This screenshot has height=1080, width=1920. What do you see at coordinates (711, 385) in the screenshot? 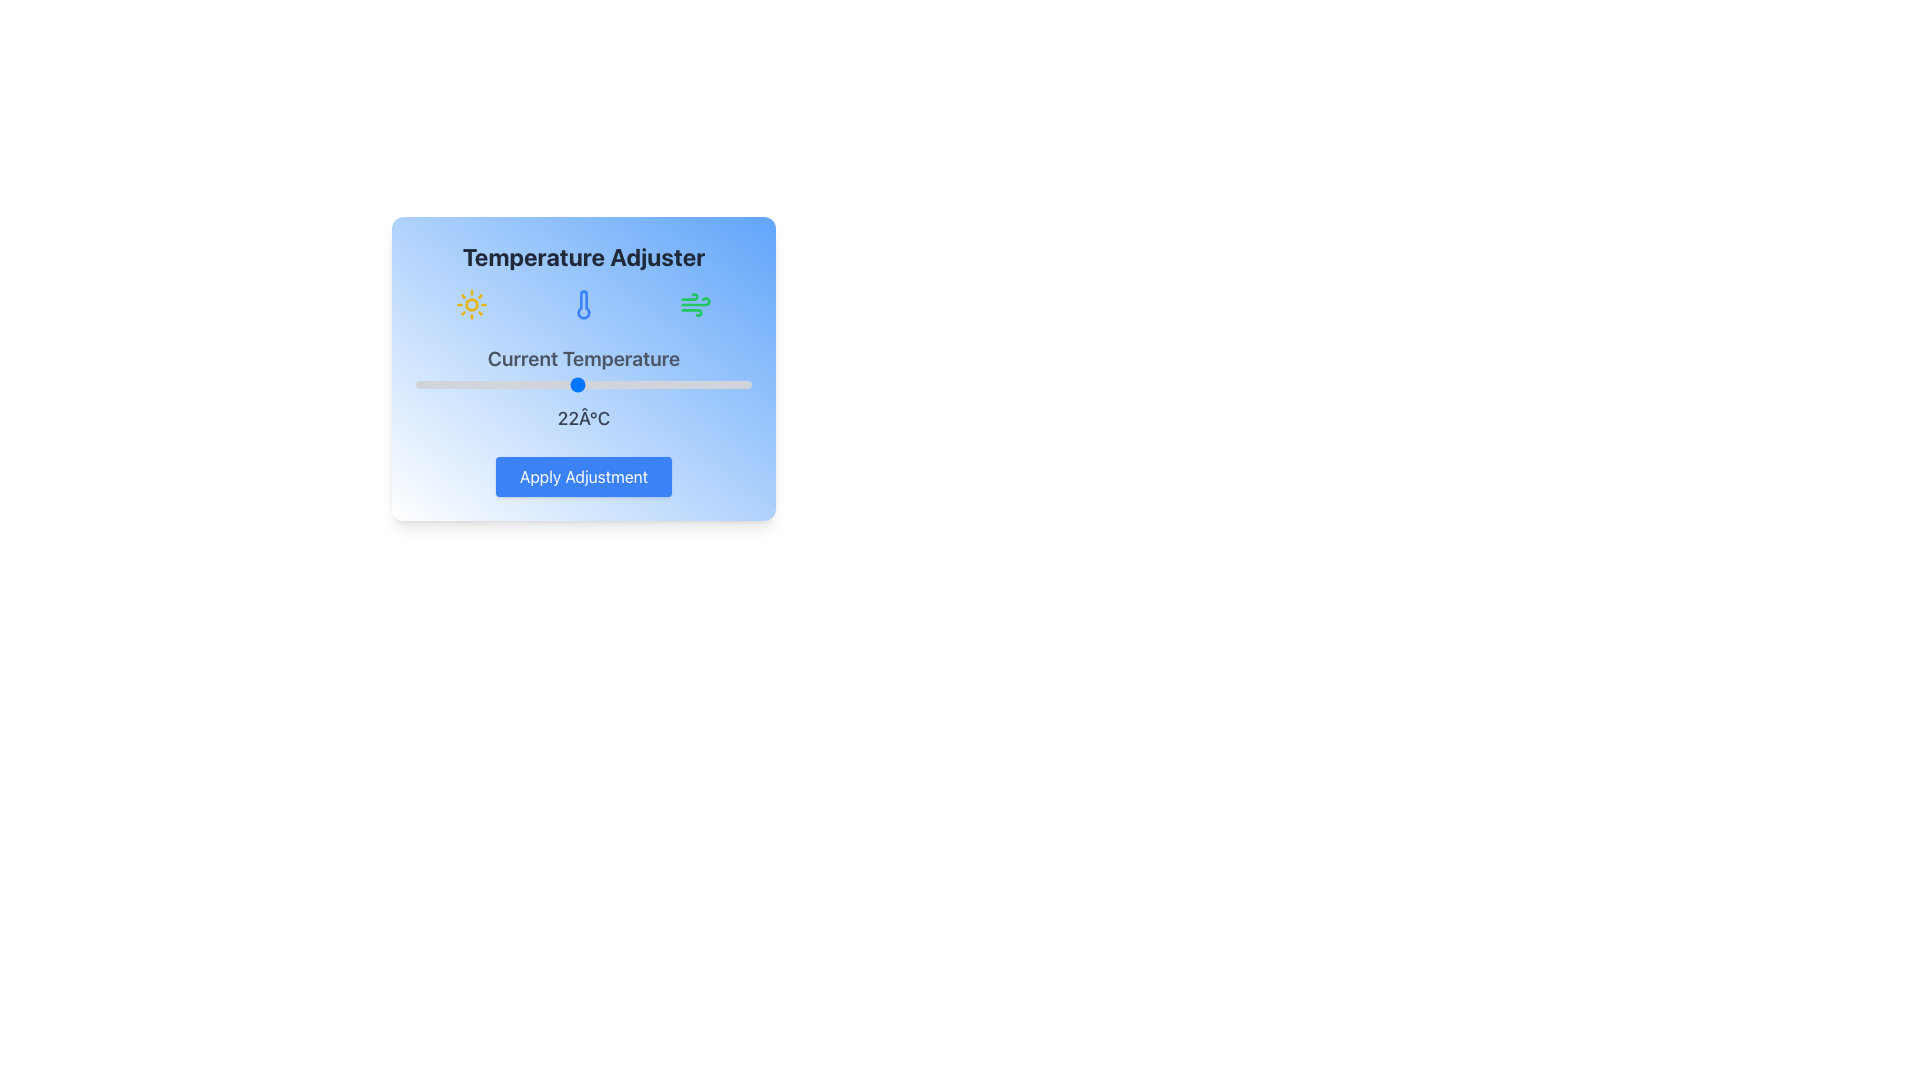
I see `temperature` at bounding box center [711, 385].